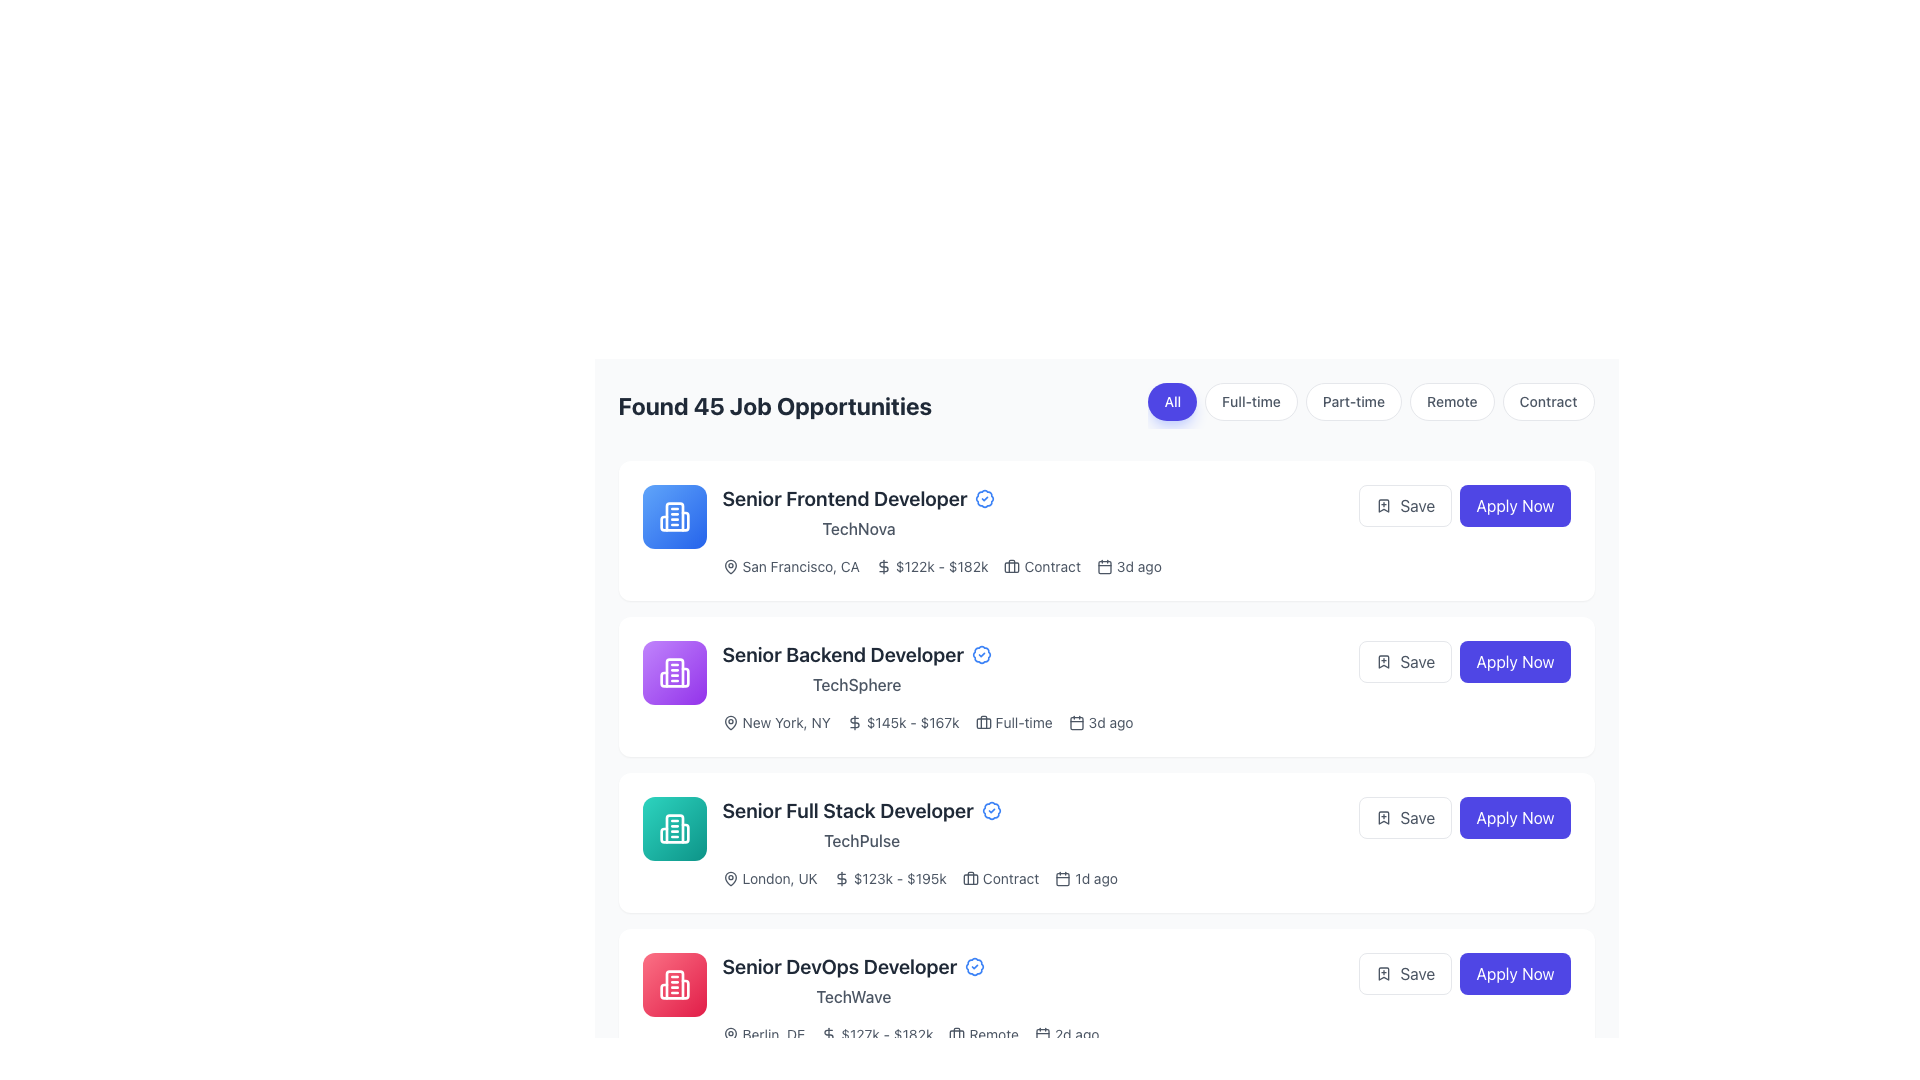 The height and width of the screenshot is (1080, 1920). What do you see at coordinates (674, 515) in the screenshot?
I see `the decorative icon for the job listing that represents the category of the job, located to the left of the job title 'Senior Frontend Developer' in the first job listing` at bounding box center [674, 515].